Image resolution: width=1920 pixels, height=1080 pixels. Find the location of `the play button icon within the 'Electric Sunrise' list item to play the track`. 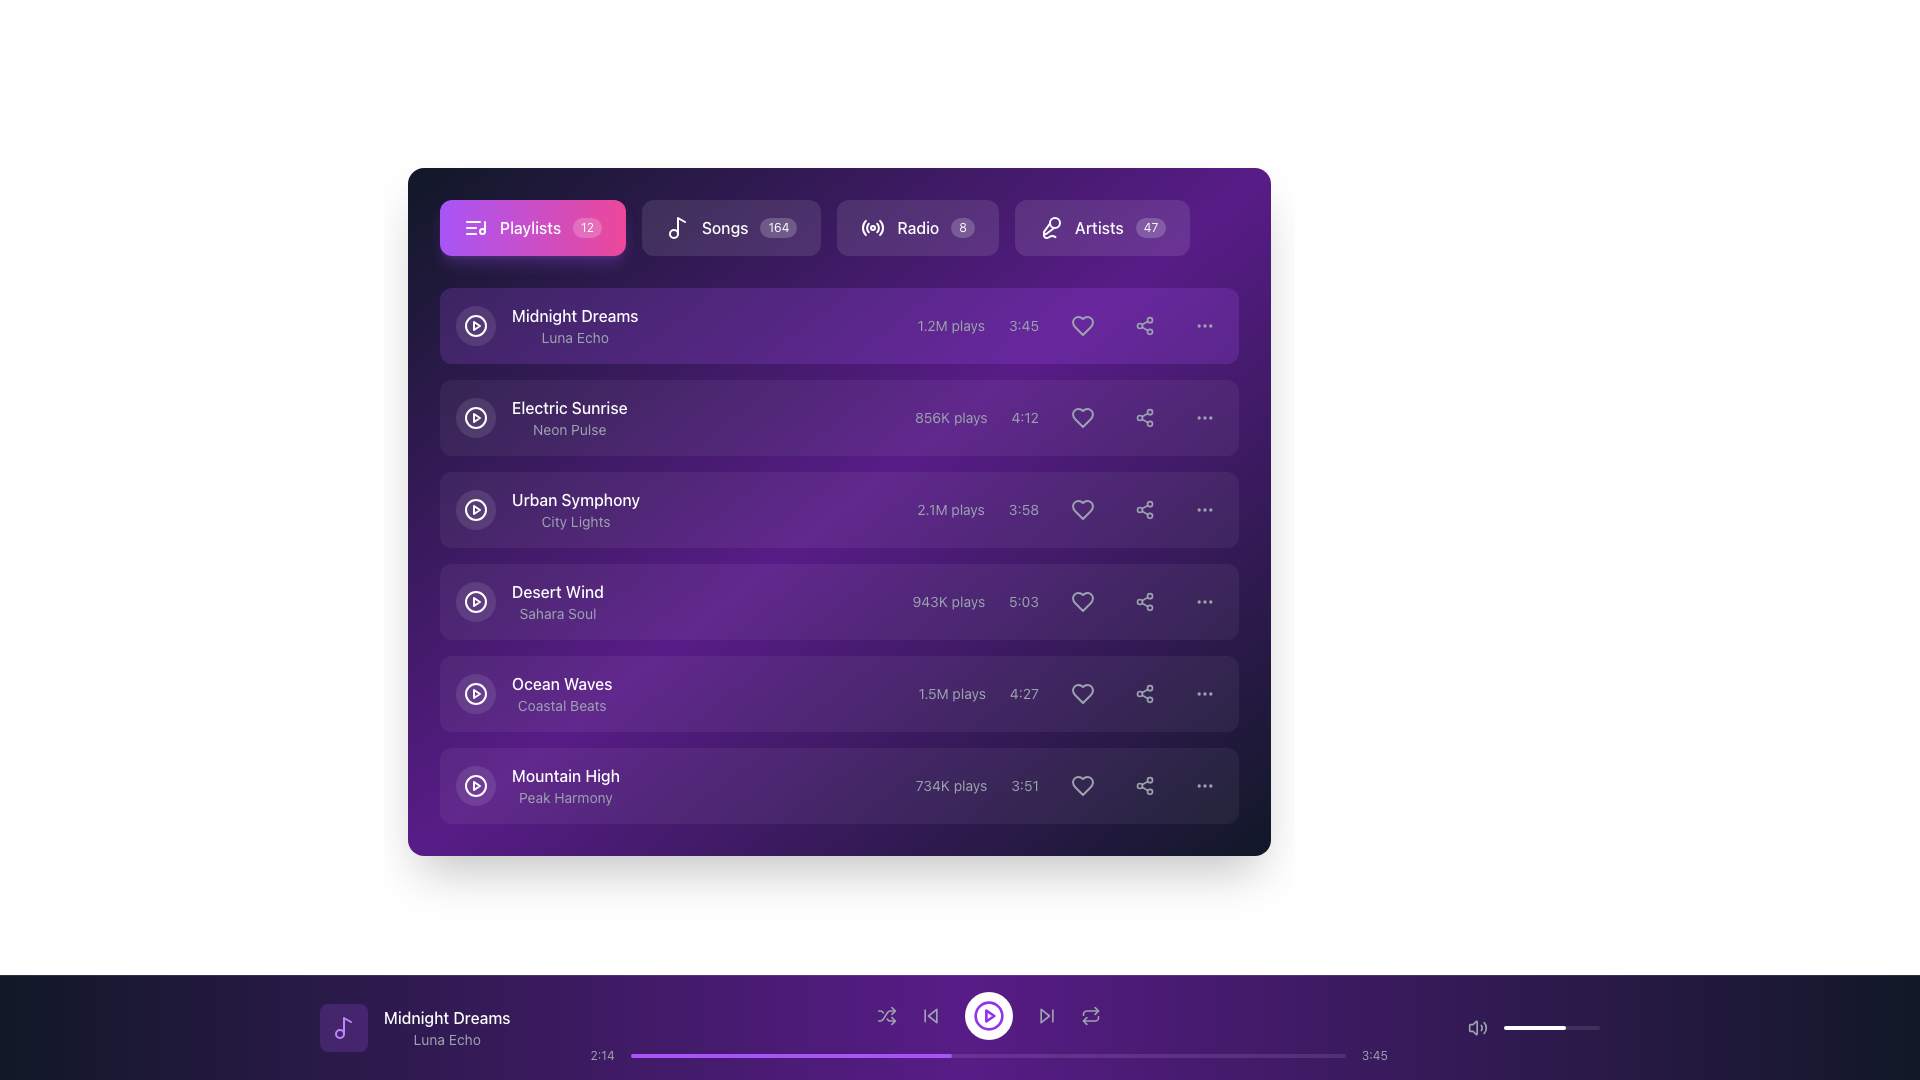

the play button icon within the 'Electric Sunrise' list item to play the track is located at coordinates (474, 416).